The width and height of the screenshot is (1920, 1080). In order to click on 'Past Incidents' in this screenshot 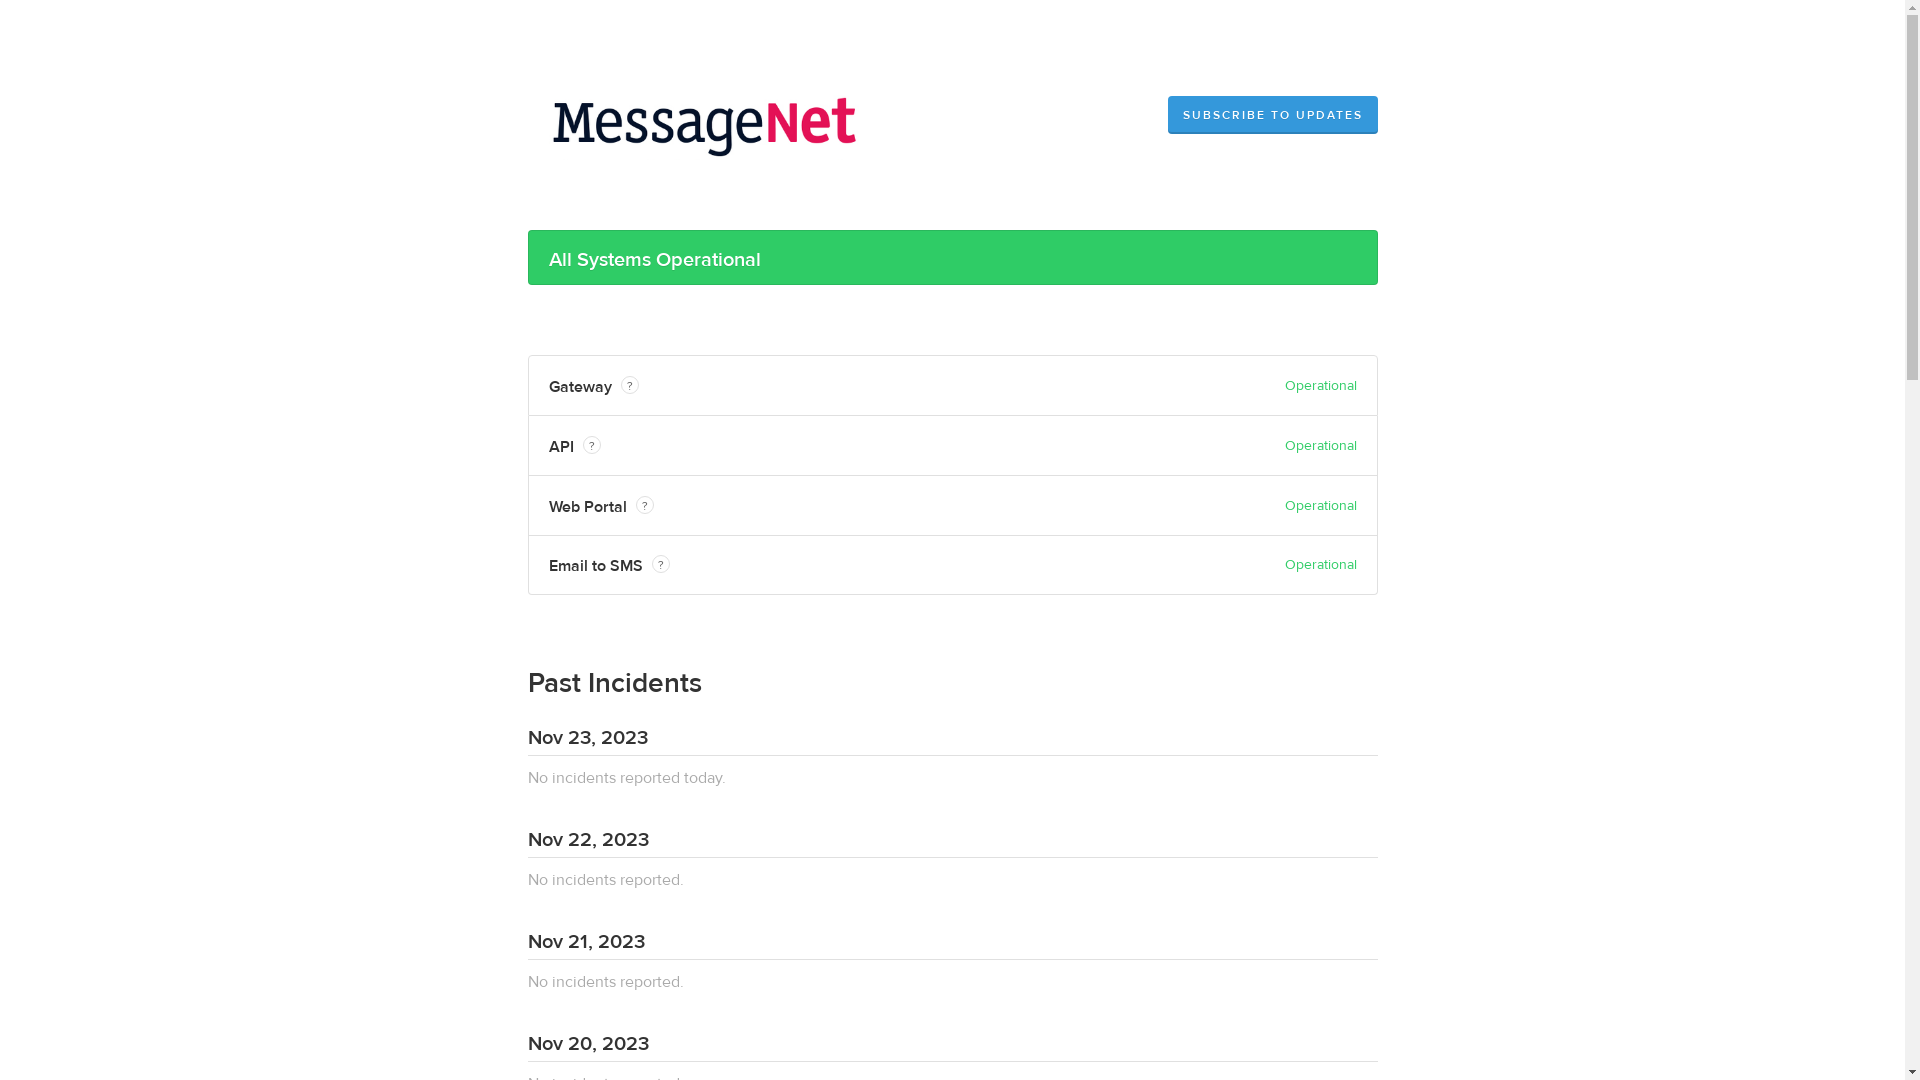, I will do `click(613, 682)`.